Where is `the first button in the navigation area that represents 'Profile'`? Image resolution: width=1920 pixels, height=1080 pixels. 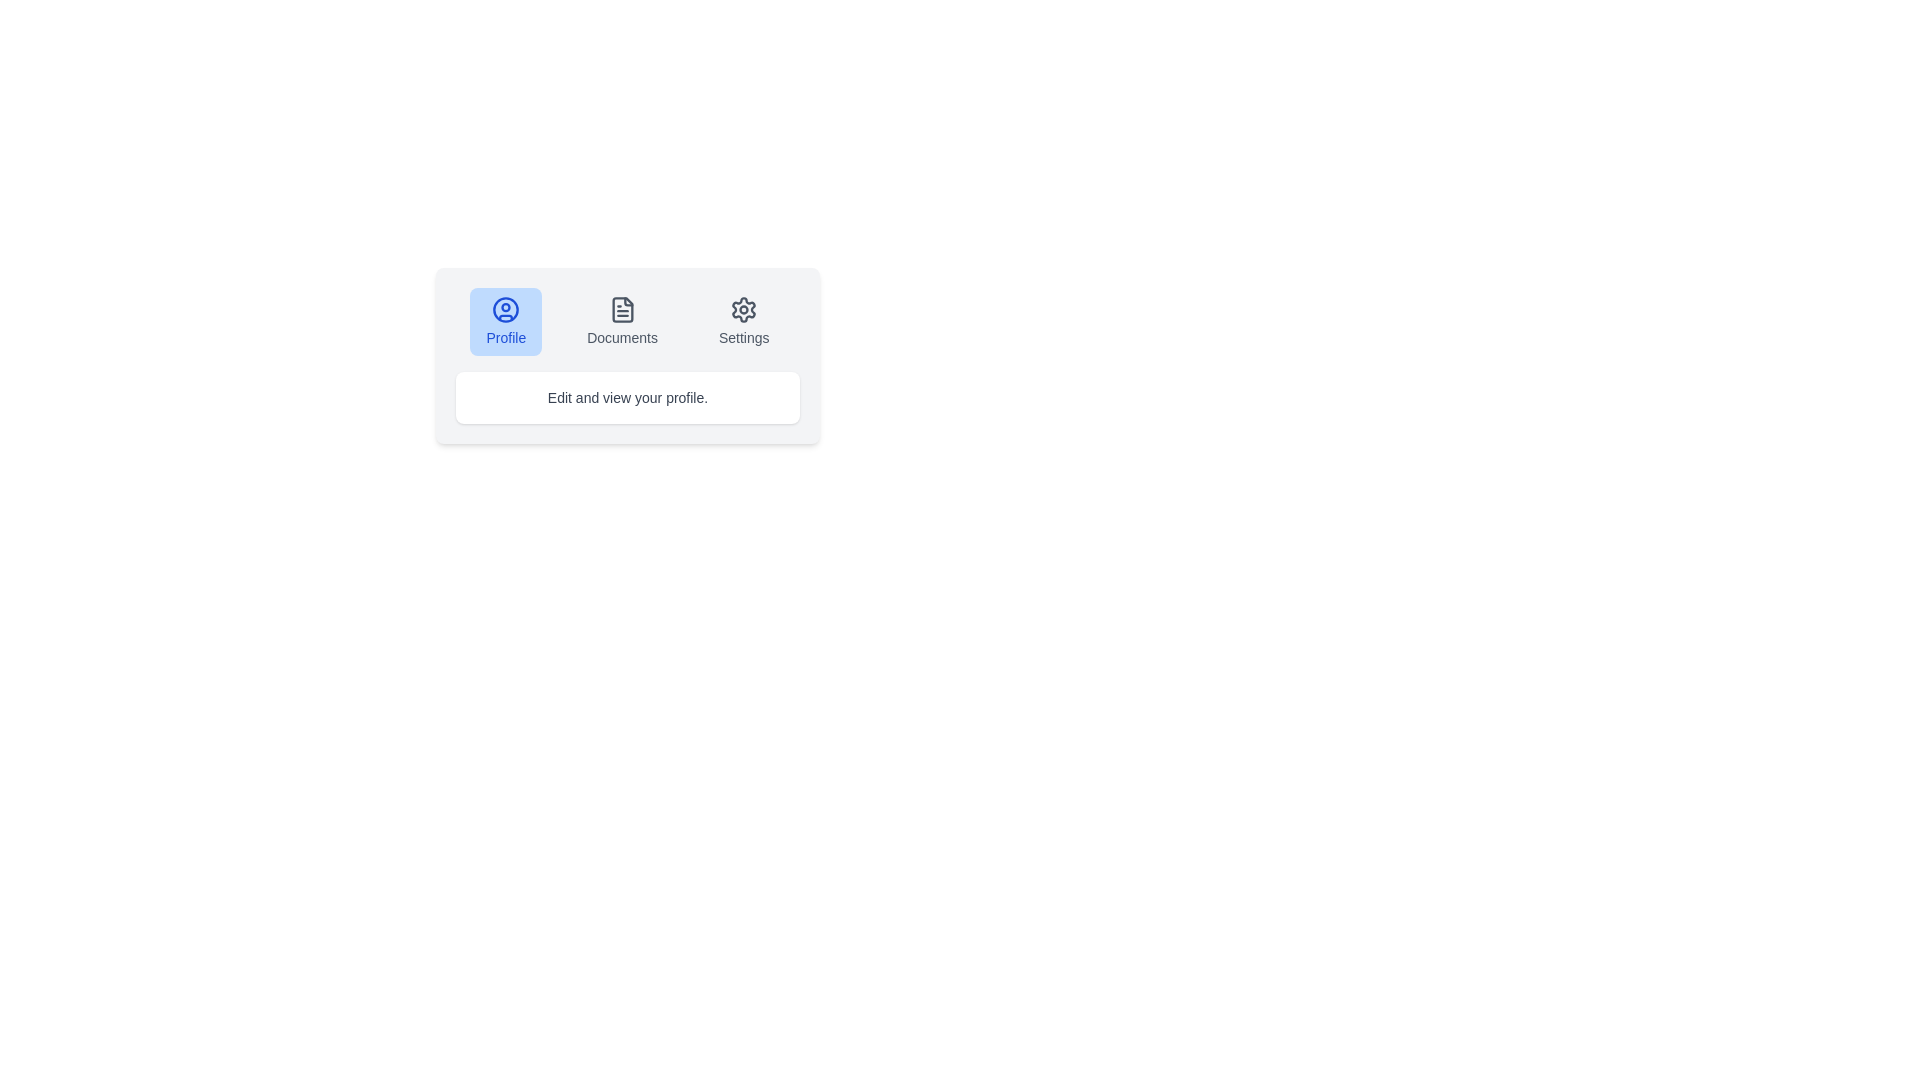 the first button in the navigation area that represents 'Profile' is located at coordinates (506, 320).